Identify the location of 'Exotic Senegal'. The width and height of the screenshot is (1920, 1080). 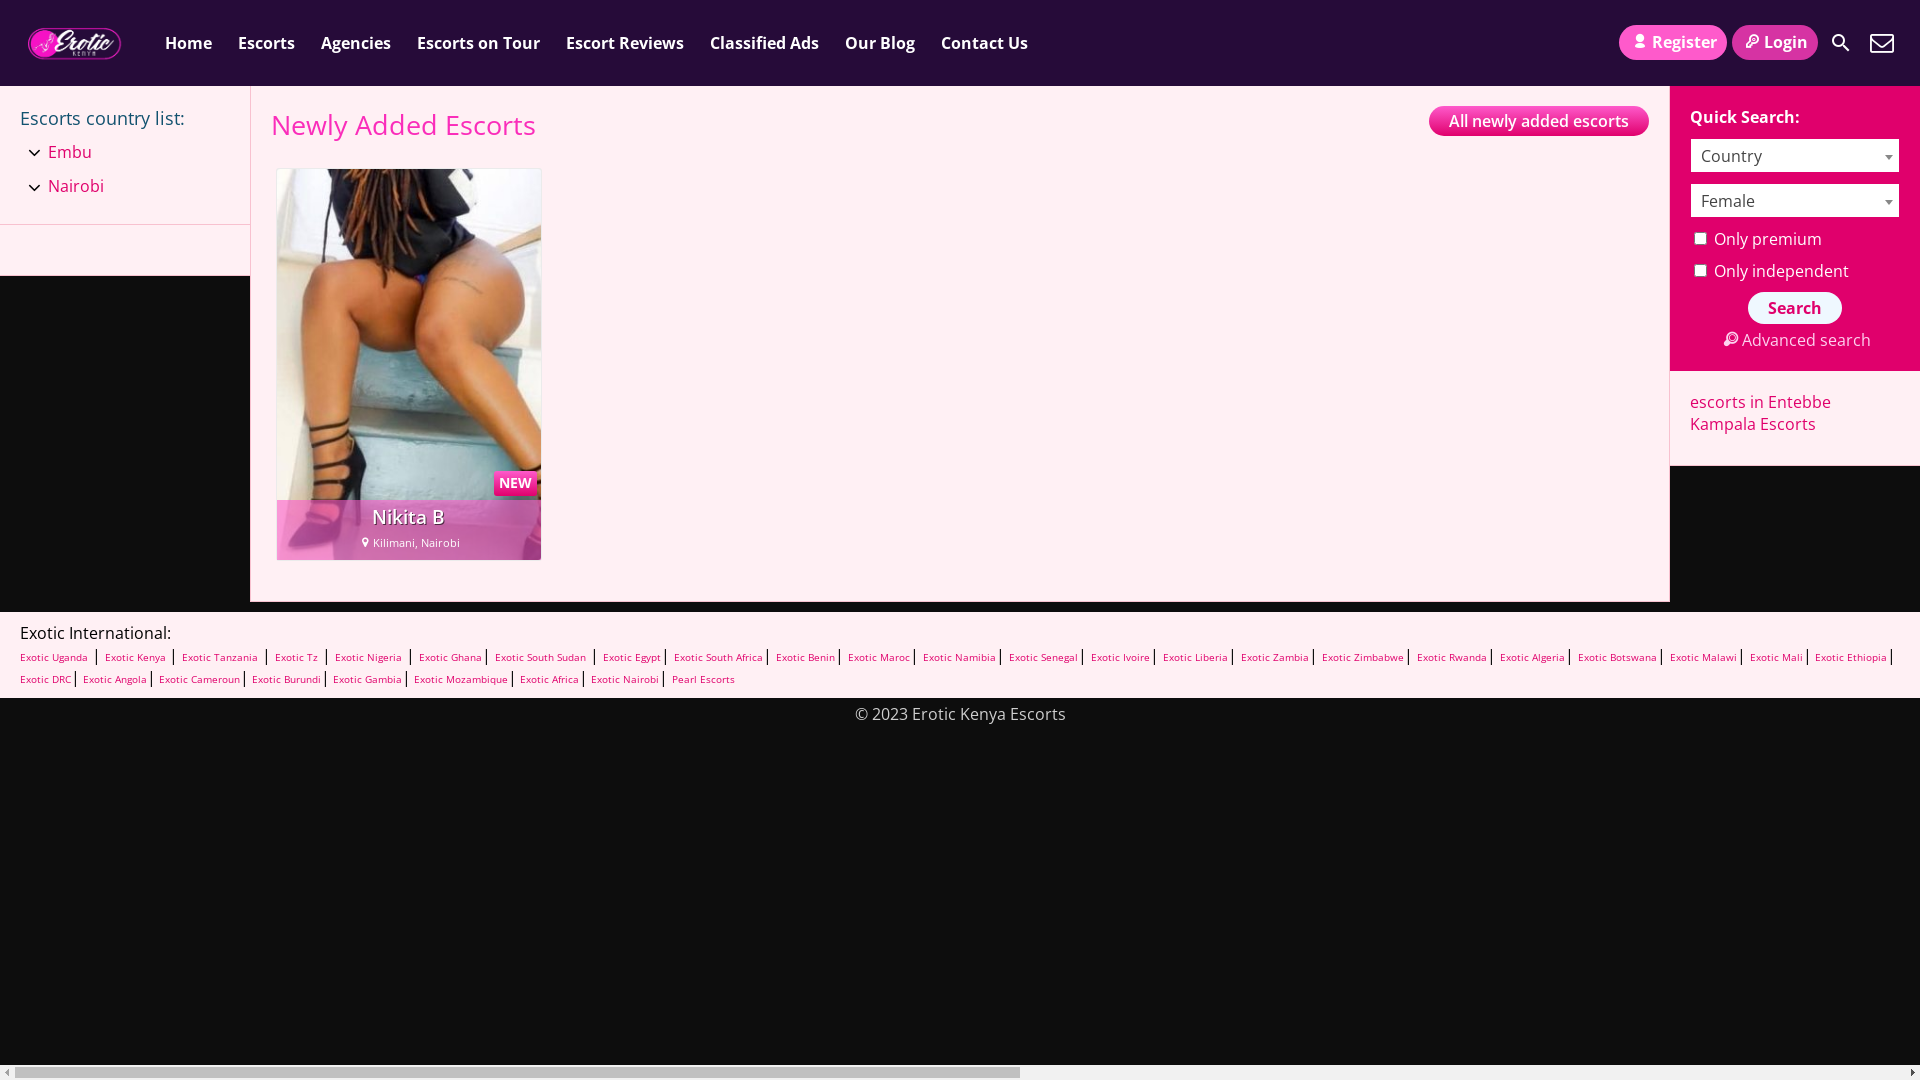
(1042, 656).